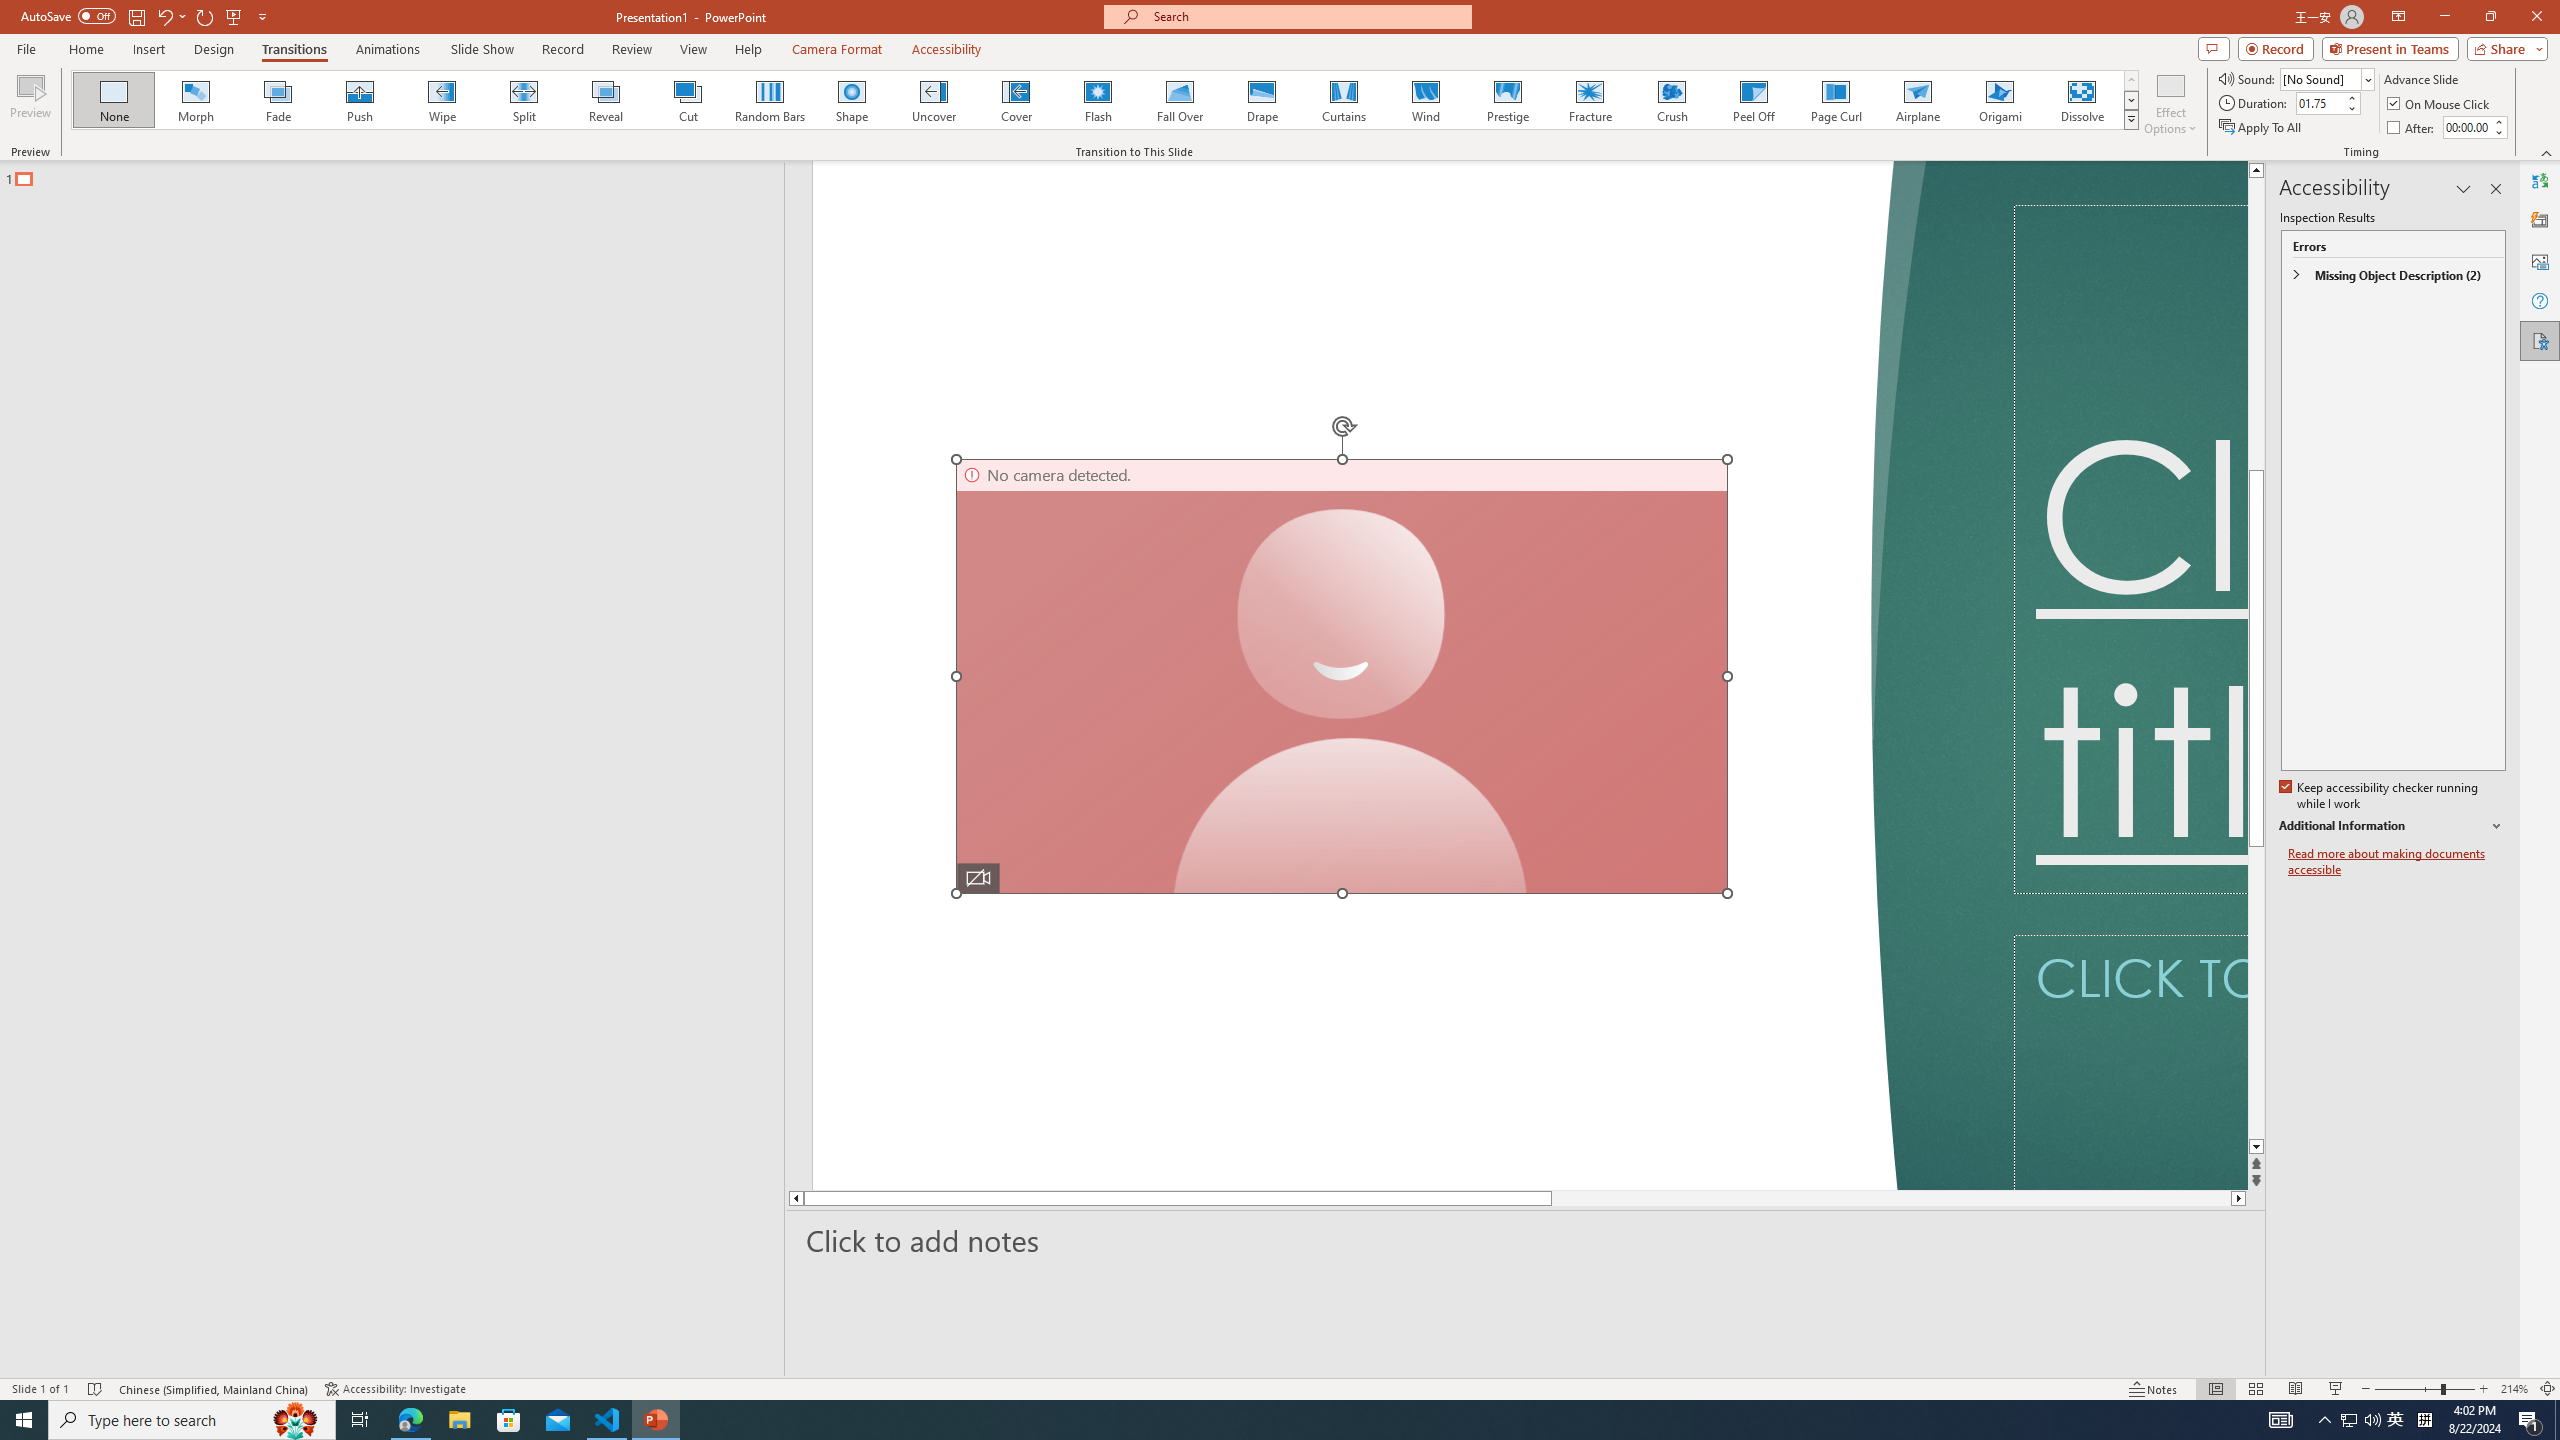 Image resolution: width=2560 pixels, height=1440 pixels. What do you see at coordinates (933, 99) in the screenshot?
I see `'Uncover'` at bounding box center [933, 99].